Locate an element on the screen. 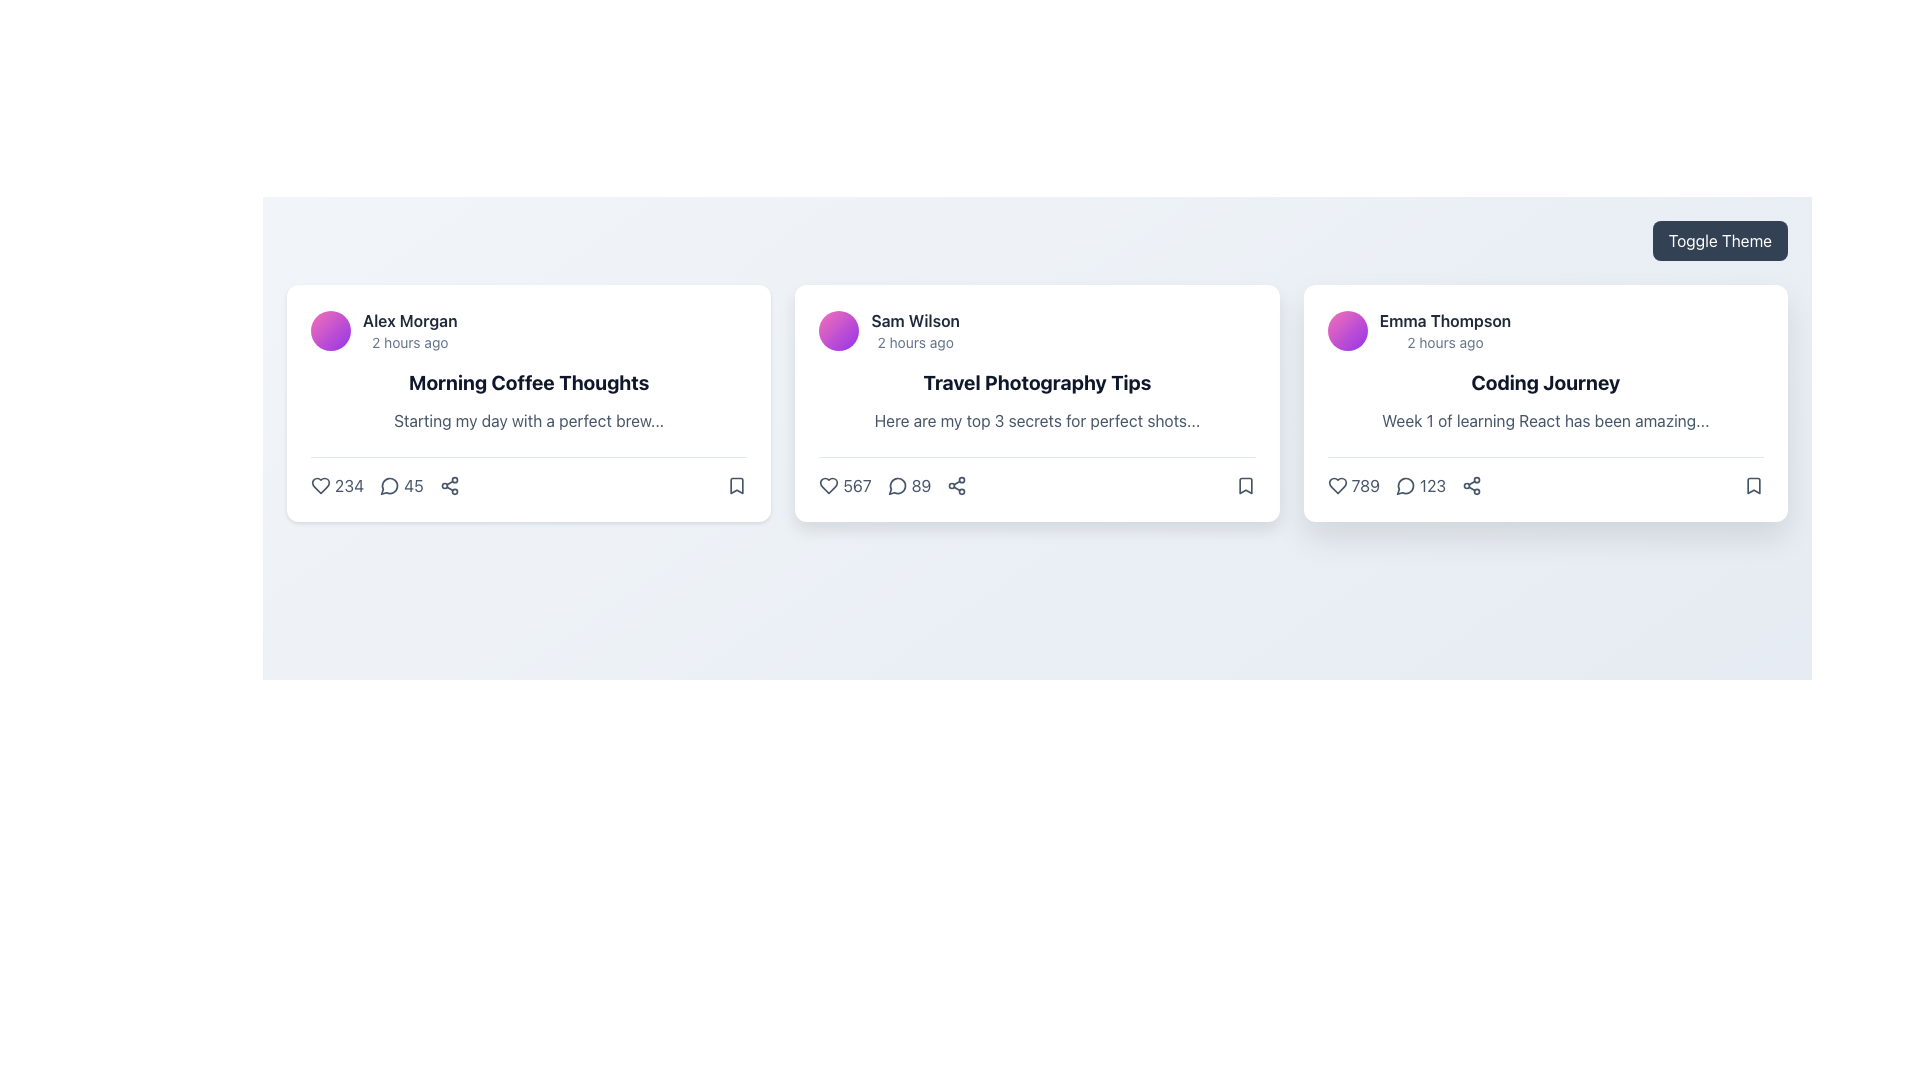 The width and height of the screenshot is (1920, 1080). the speech bubble icon located in the lower section of the first card, which is to the right of the heart icon and number '234', and directly to the left of the number '45' is located at coordinates (390, 486).